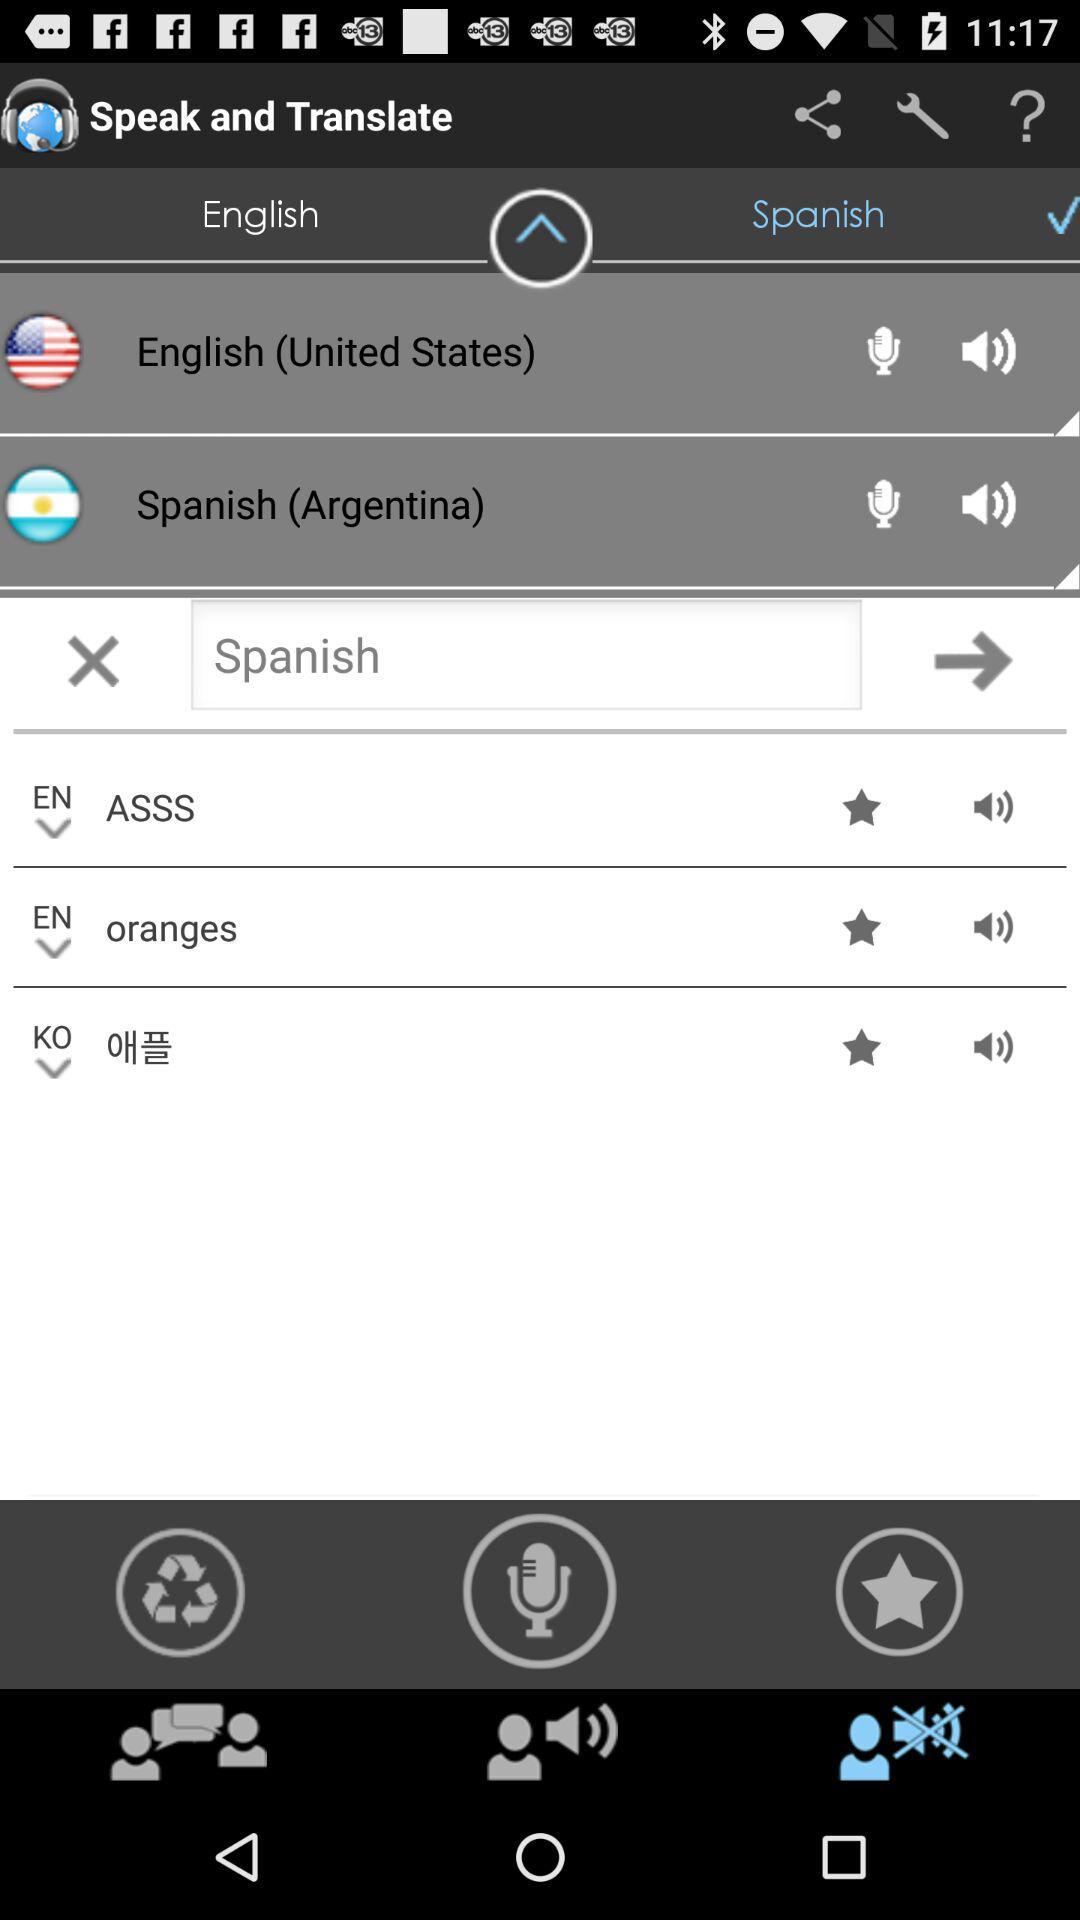 The height and width of the screenshot is (1920, 1080). What do you see at coordinates (525, 660) in the screenshot?
I see `search box` at bounding box center [525, 660].